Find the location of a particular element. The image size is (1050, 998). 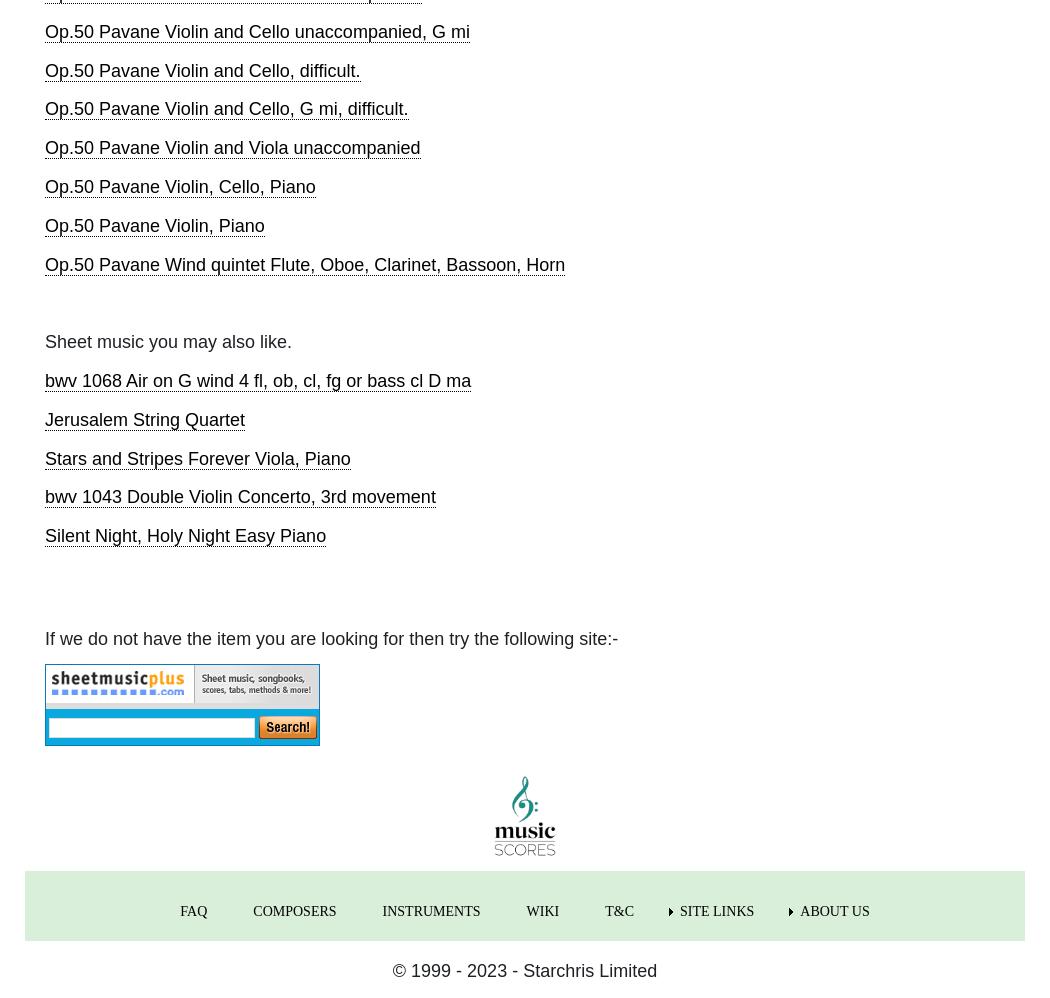

'Op.50  Pavane  Wind quintet  Flute, Oboe, Clarinet, Bassoon, Horn' is located at coordinates (44, 262).